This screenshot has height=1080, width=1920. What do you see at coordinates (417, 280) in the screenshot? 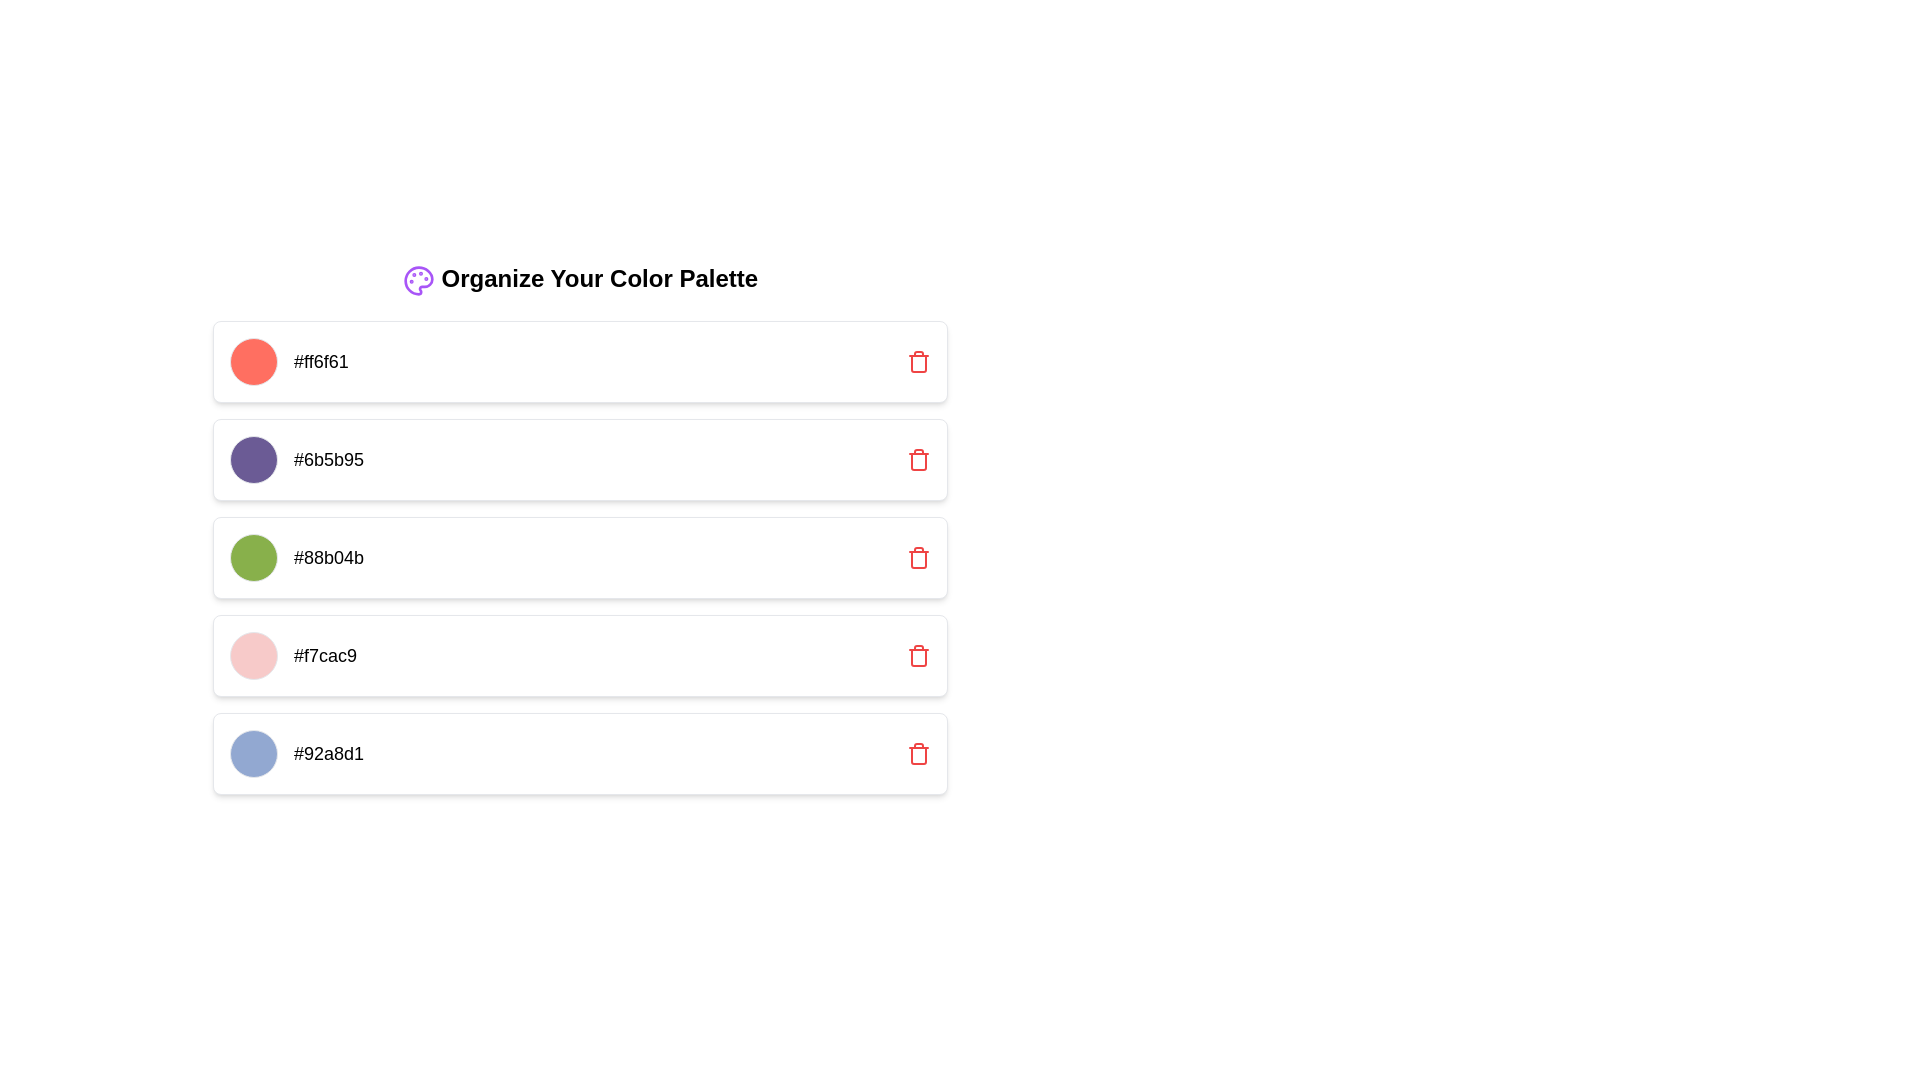
I see `the decorative icon representing palette organization, located just above the 'Organize Your Color Palette' heading` at bounding box center [417, 280].